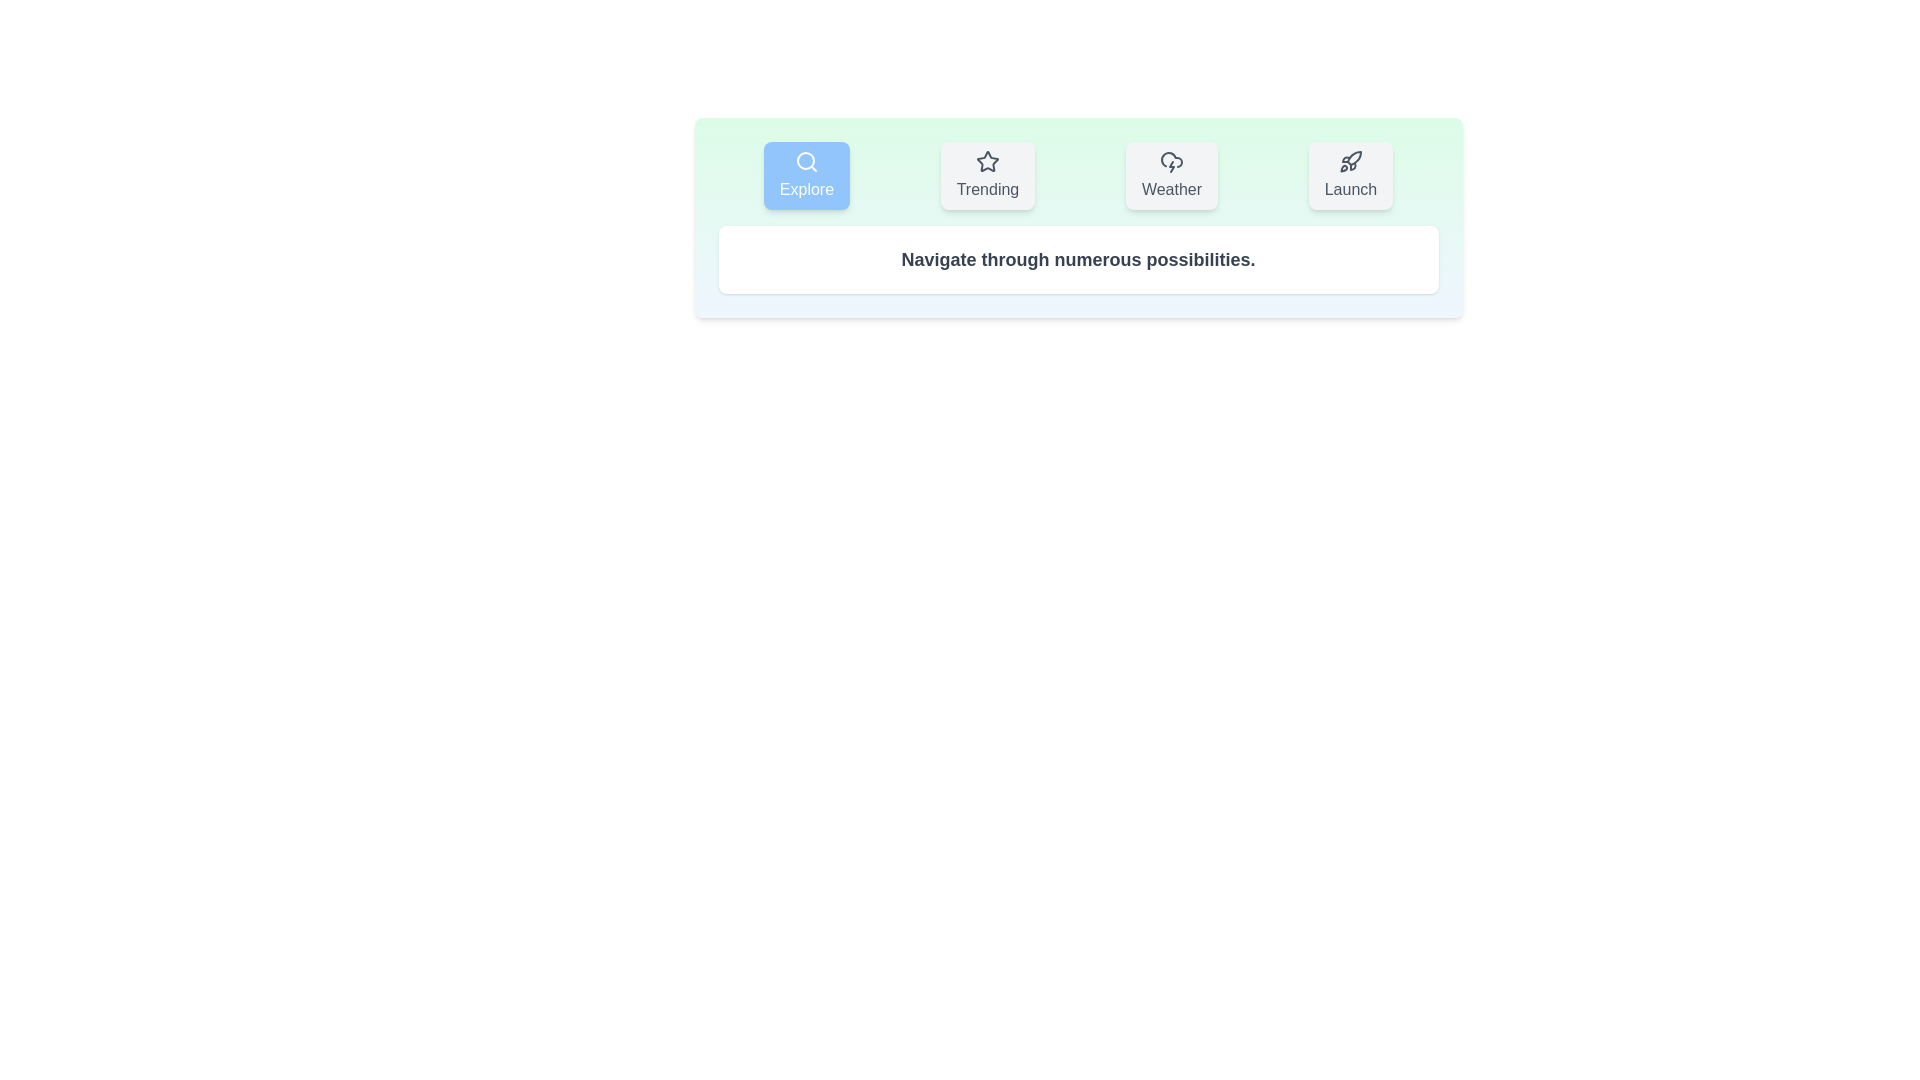 The width and height of the screenshot is (1920, 1080). Describe the element at coordinates (1171, 175) in the screenshot. I see `the Weather tab to view its content` at that location.